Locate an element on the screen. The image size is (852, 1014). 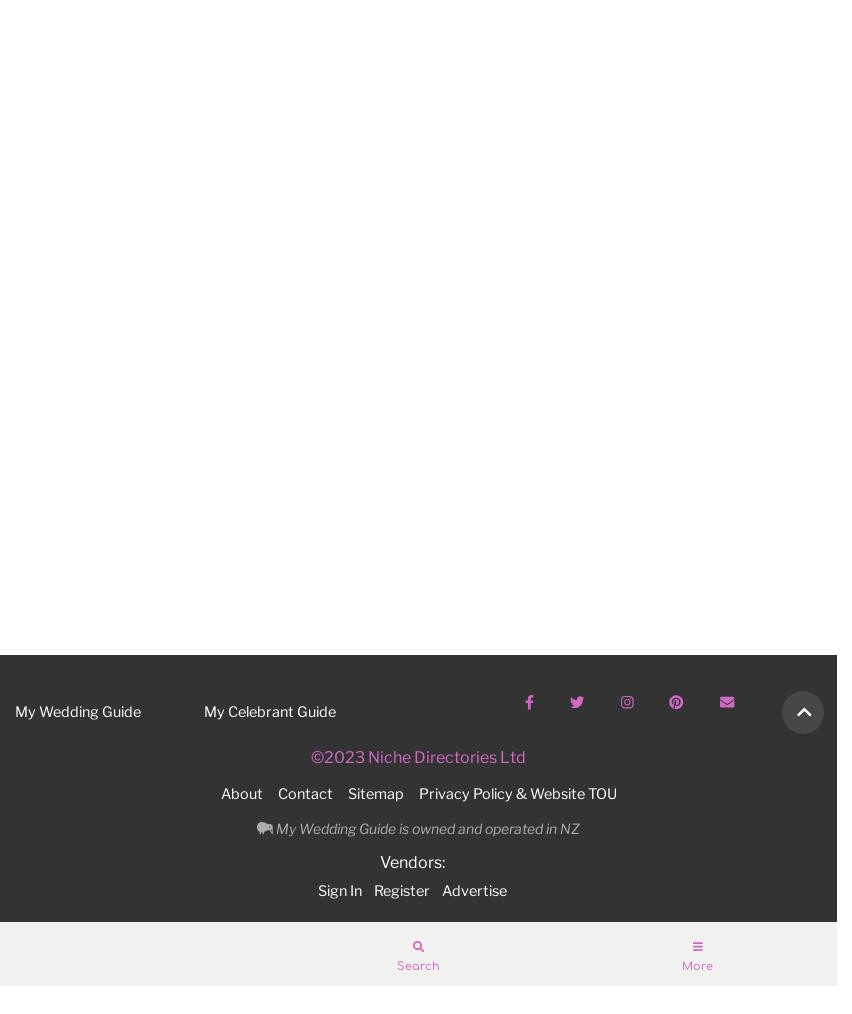
'My Wedding Guide is owned and operated in NZ' is located at coordinates (425, 827).